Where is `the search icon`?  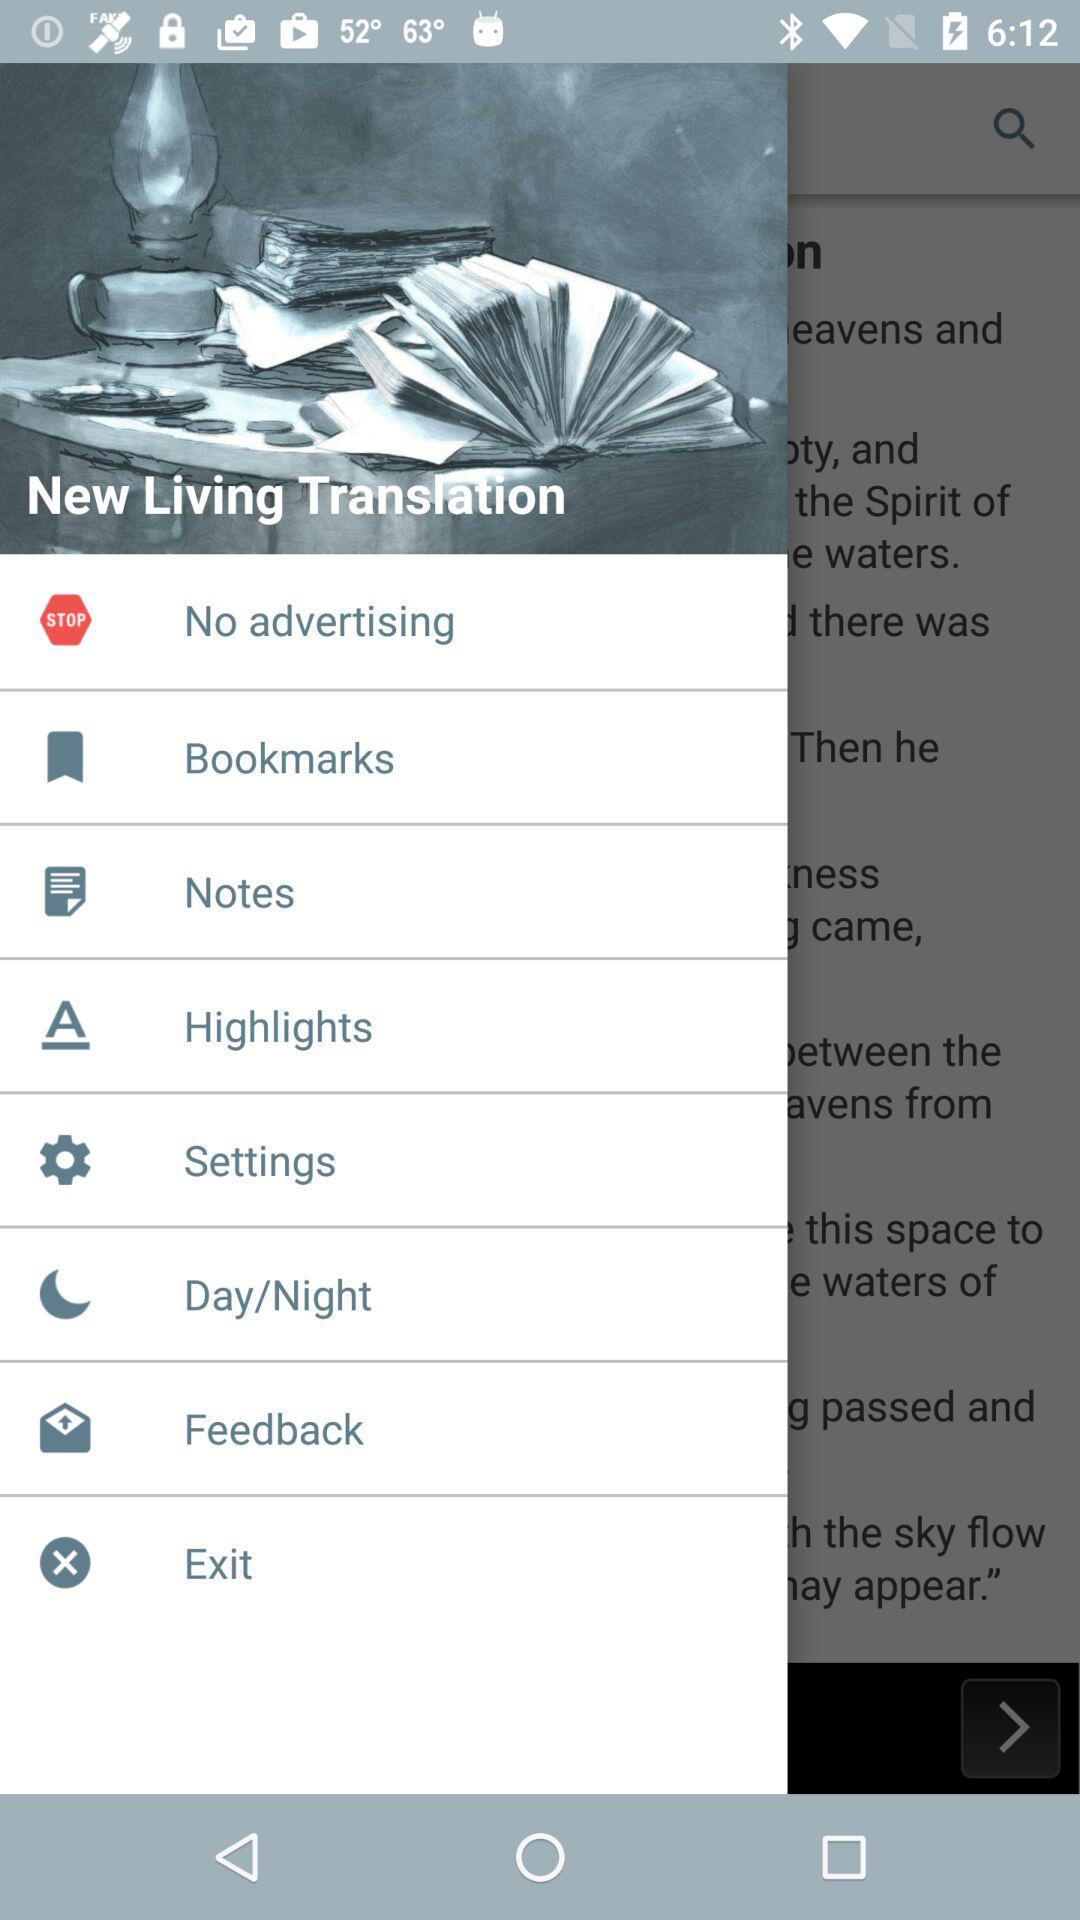 the search icon is located at coordinates (1014, 127).